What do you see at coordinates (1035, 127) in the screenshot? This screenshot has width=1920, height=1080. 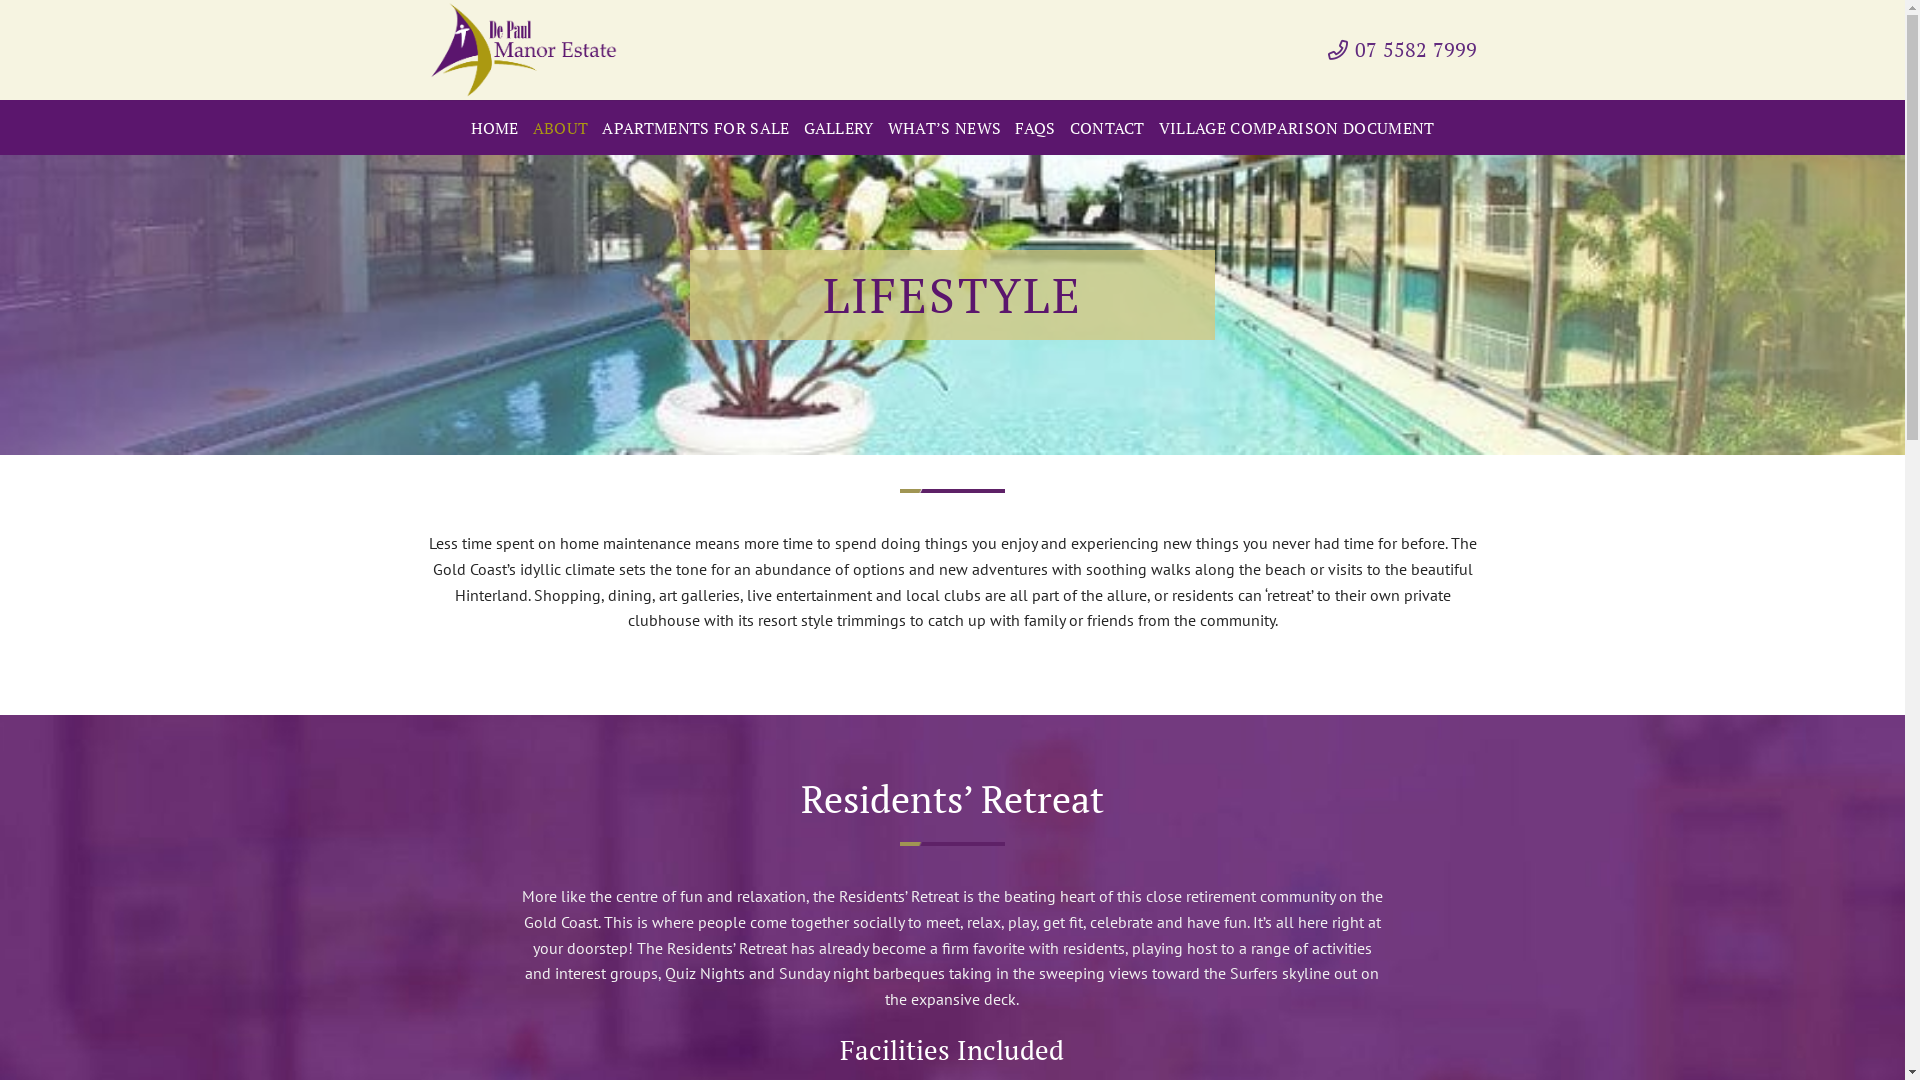 I see `'FAQS'` at bounding box center [1035, 127].